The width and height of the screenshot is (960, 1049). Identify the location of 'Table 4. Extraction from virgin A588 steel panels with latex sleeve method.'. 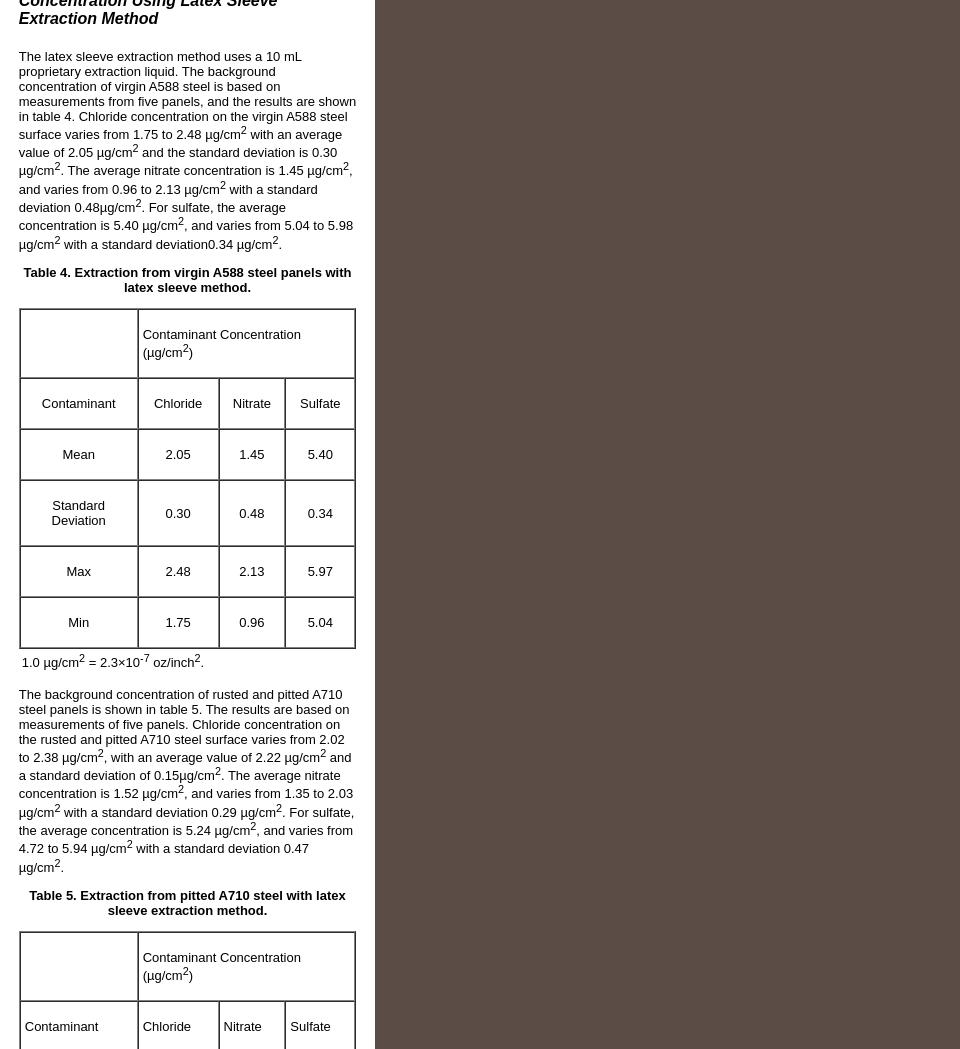
(187, 278).